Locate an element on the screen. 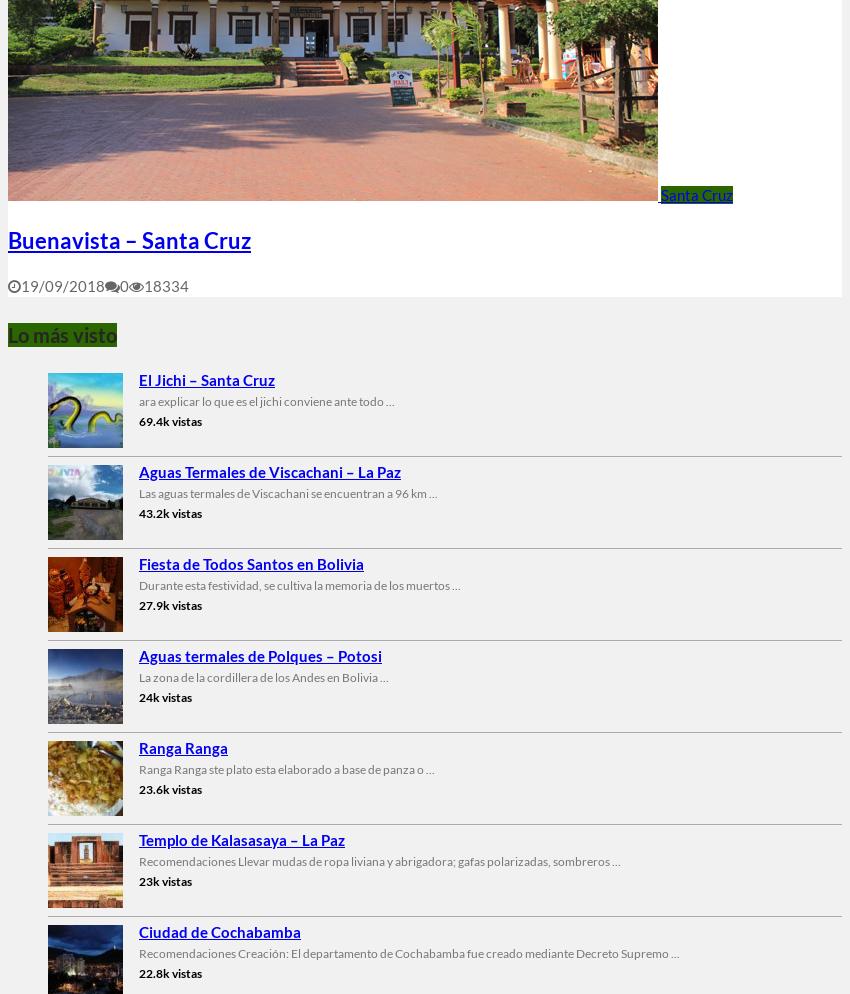 This screenshot has height=994, width=850. '18334' is located at coordinates (166, 284).